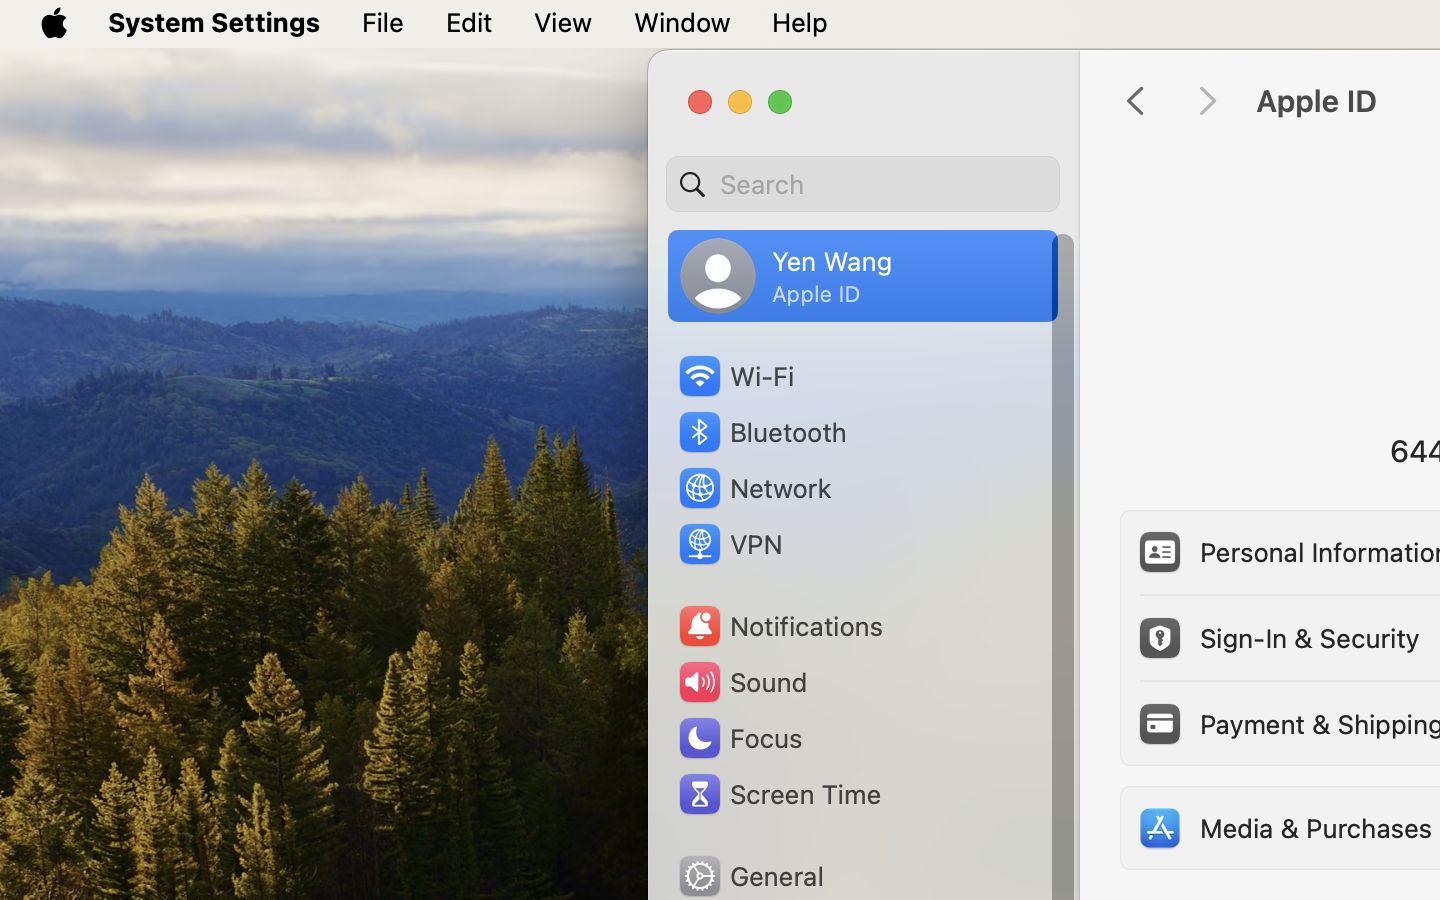 The image size is (1440, 900). What do you see at coordinates (738, 737) in the screenshot?
I see `'Focus'` at bounding box center [738, 737].